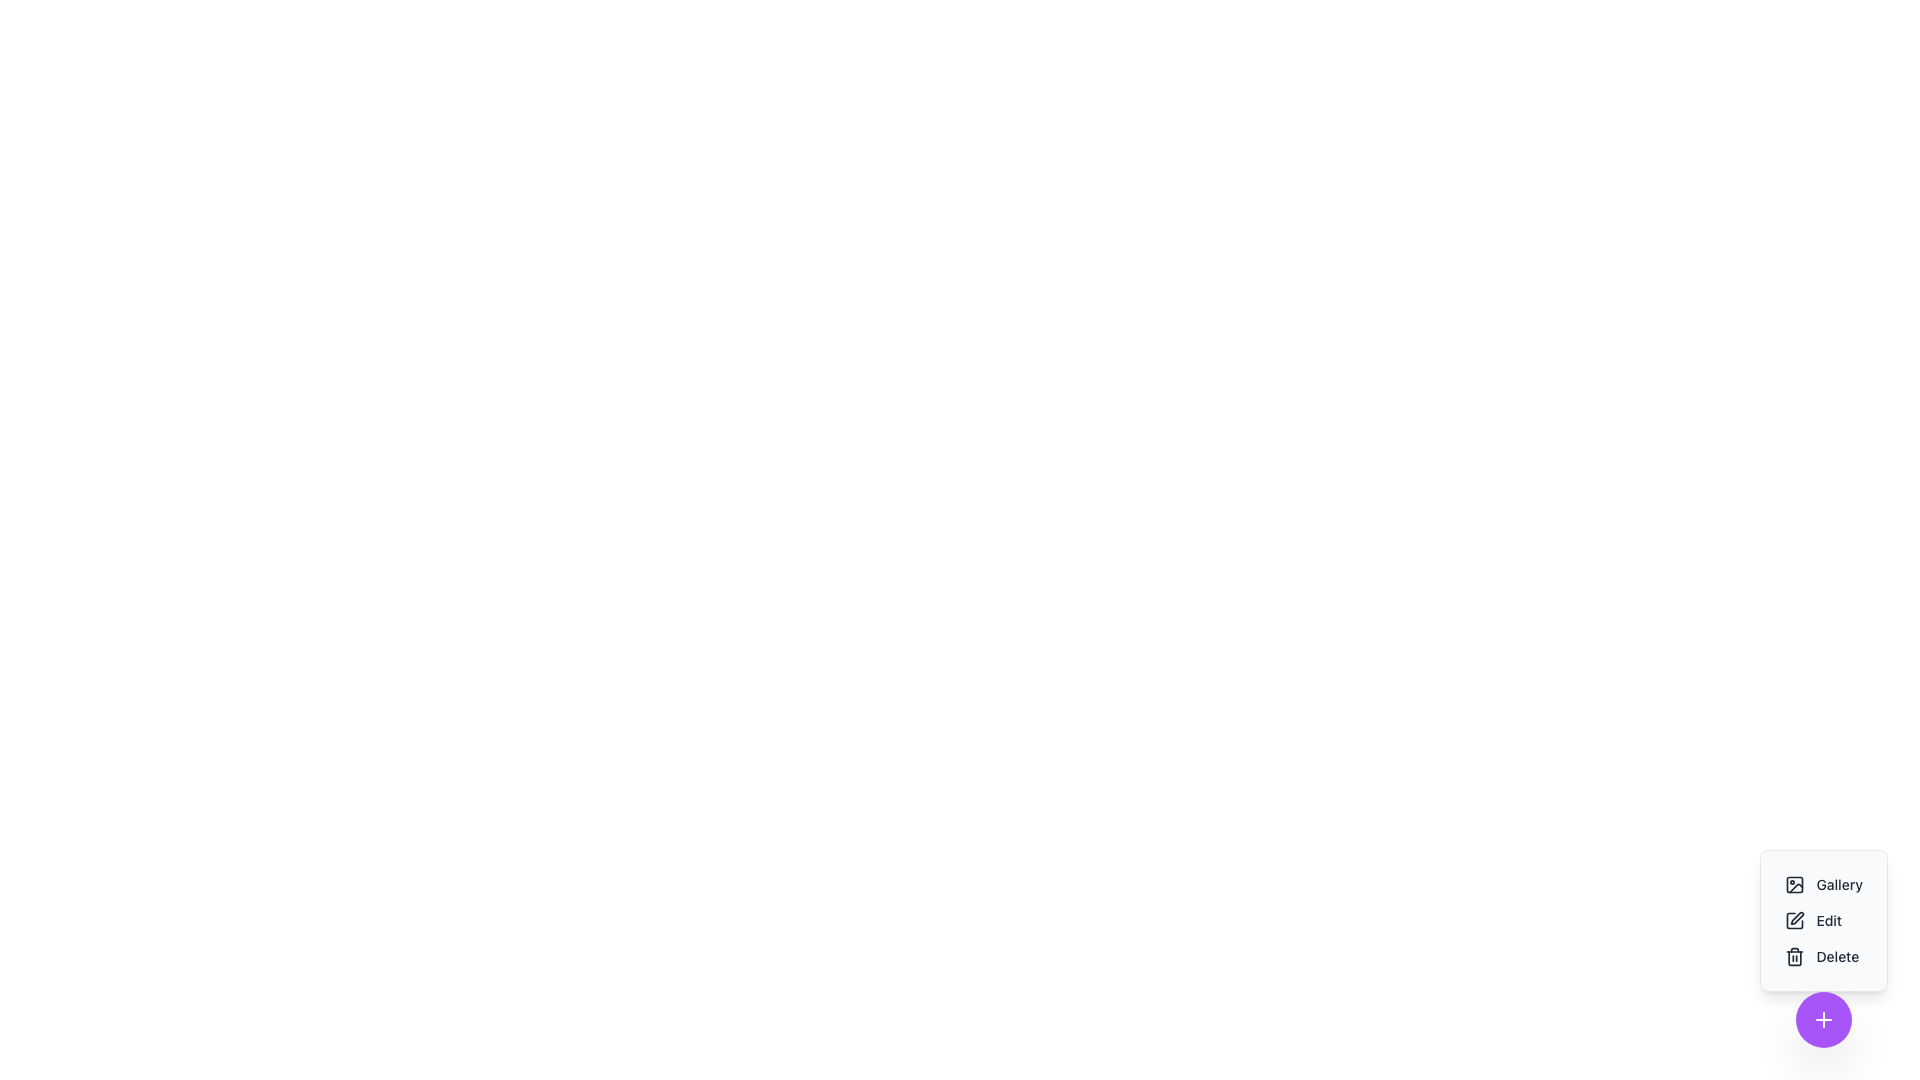 This screenshot has width=1920, height=1080. I want to click on the 'Delete' interactive button, so click(1823, 947).